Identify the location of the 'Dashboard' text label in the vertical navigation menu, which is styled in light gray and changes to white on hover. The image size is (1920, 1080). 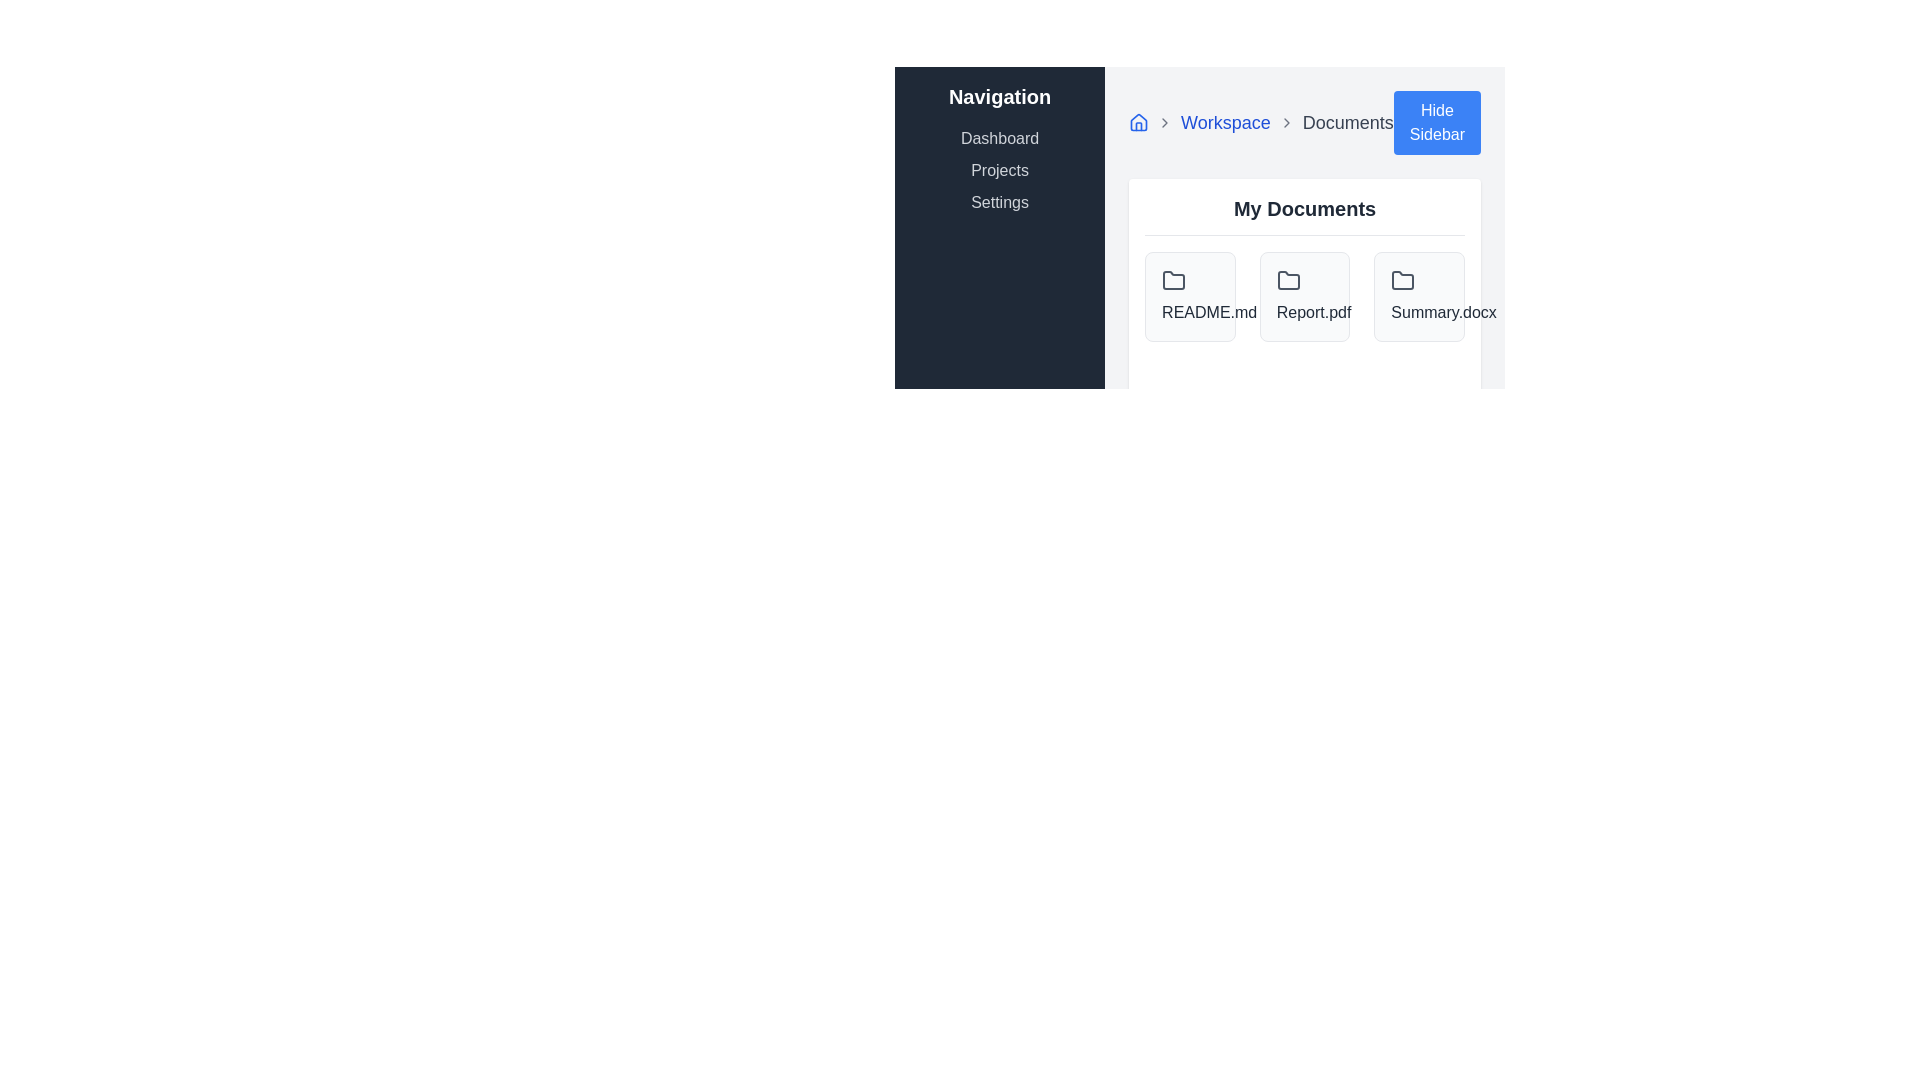
(1000, 137).